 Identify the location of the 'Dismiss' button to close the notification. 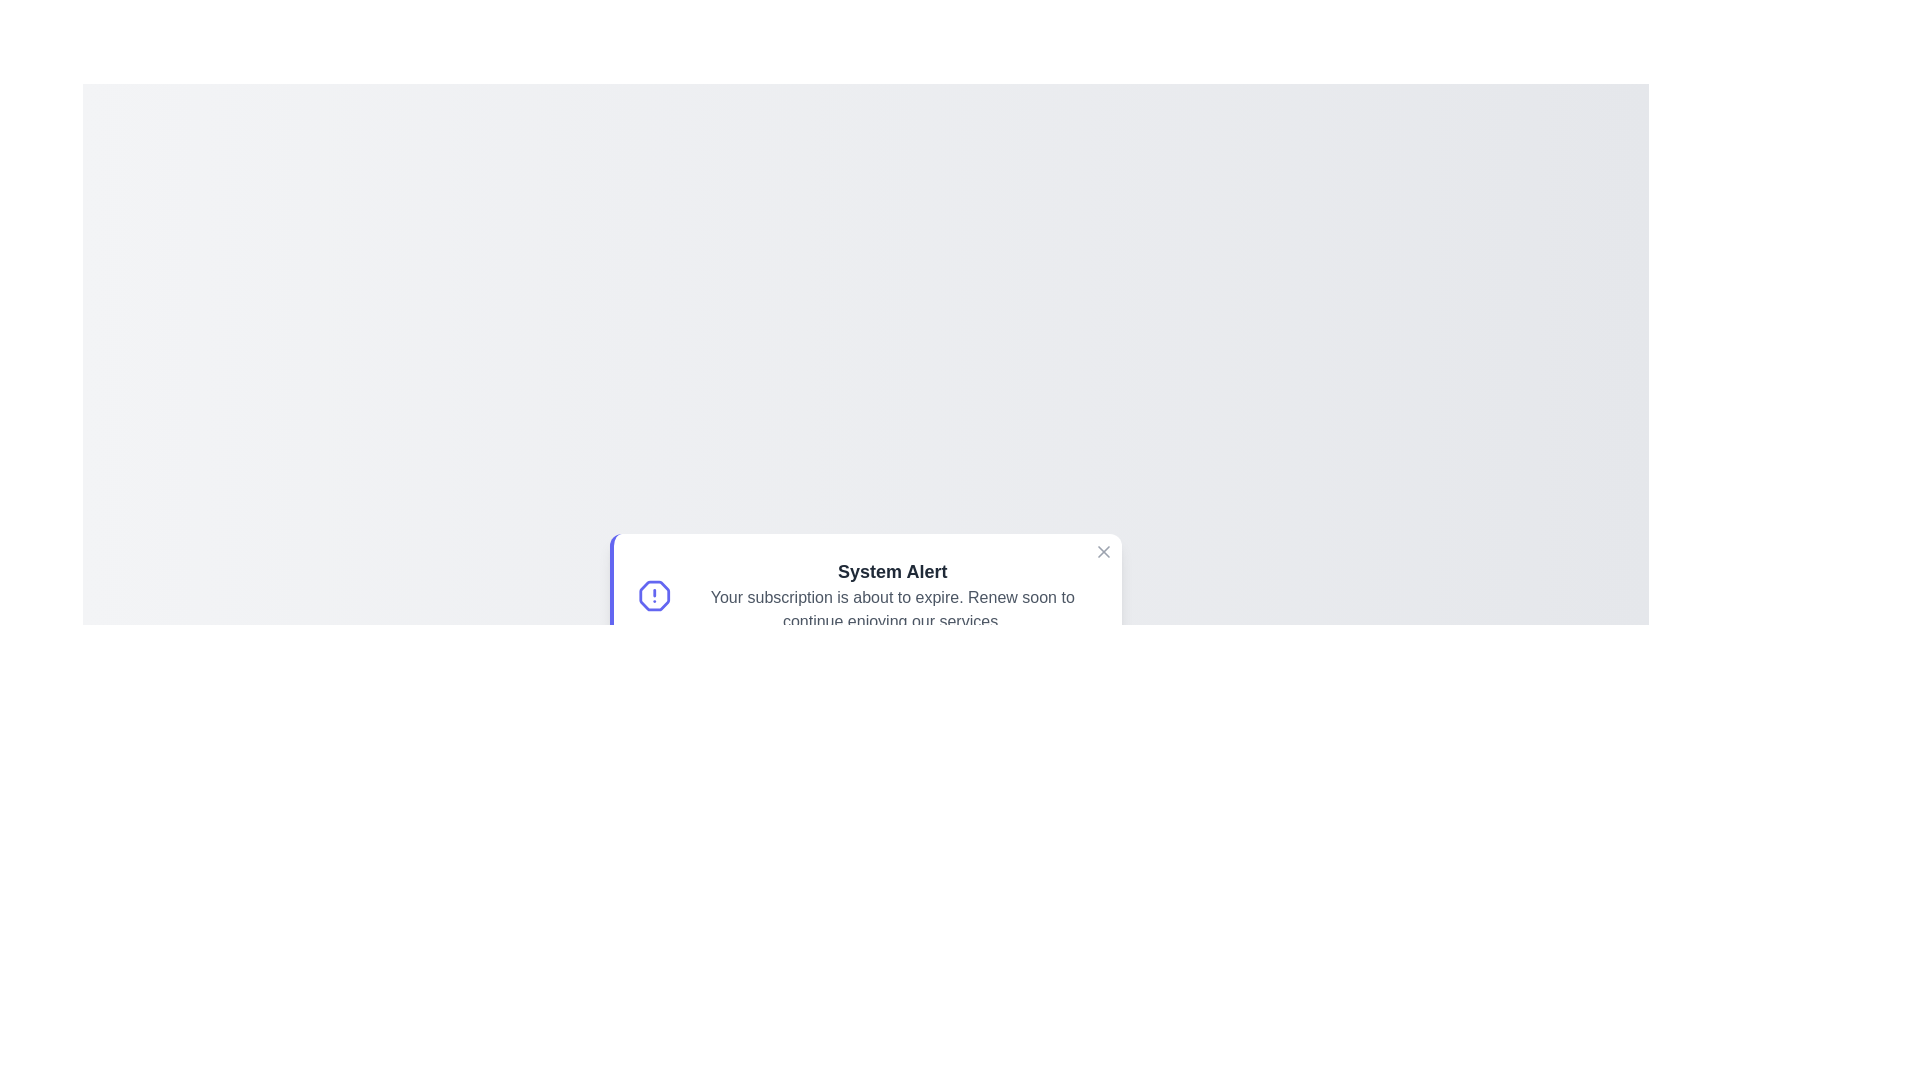
(1053, 670).